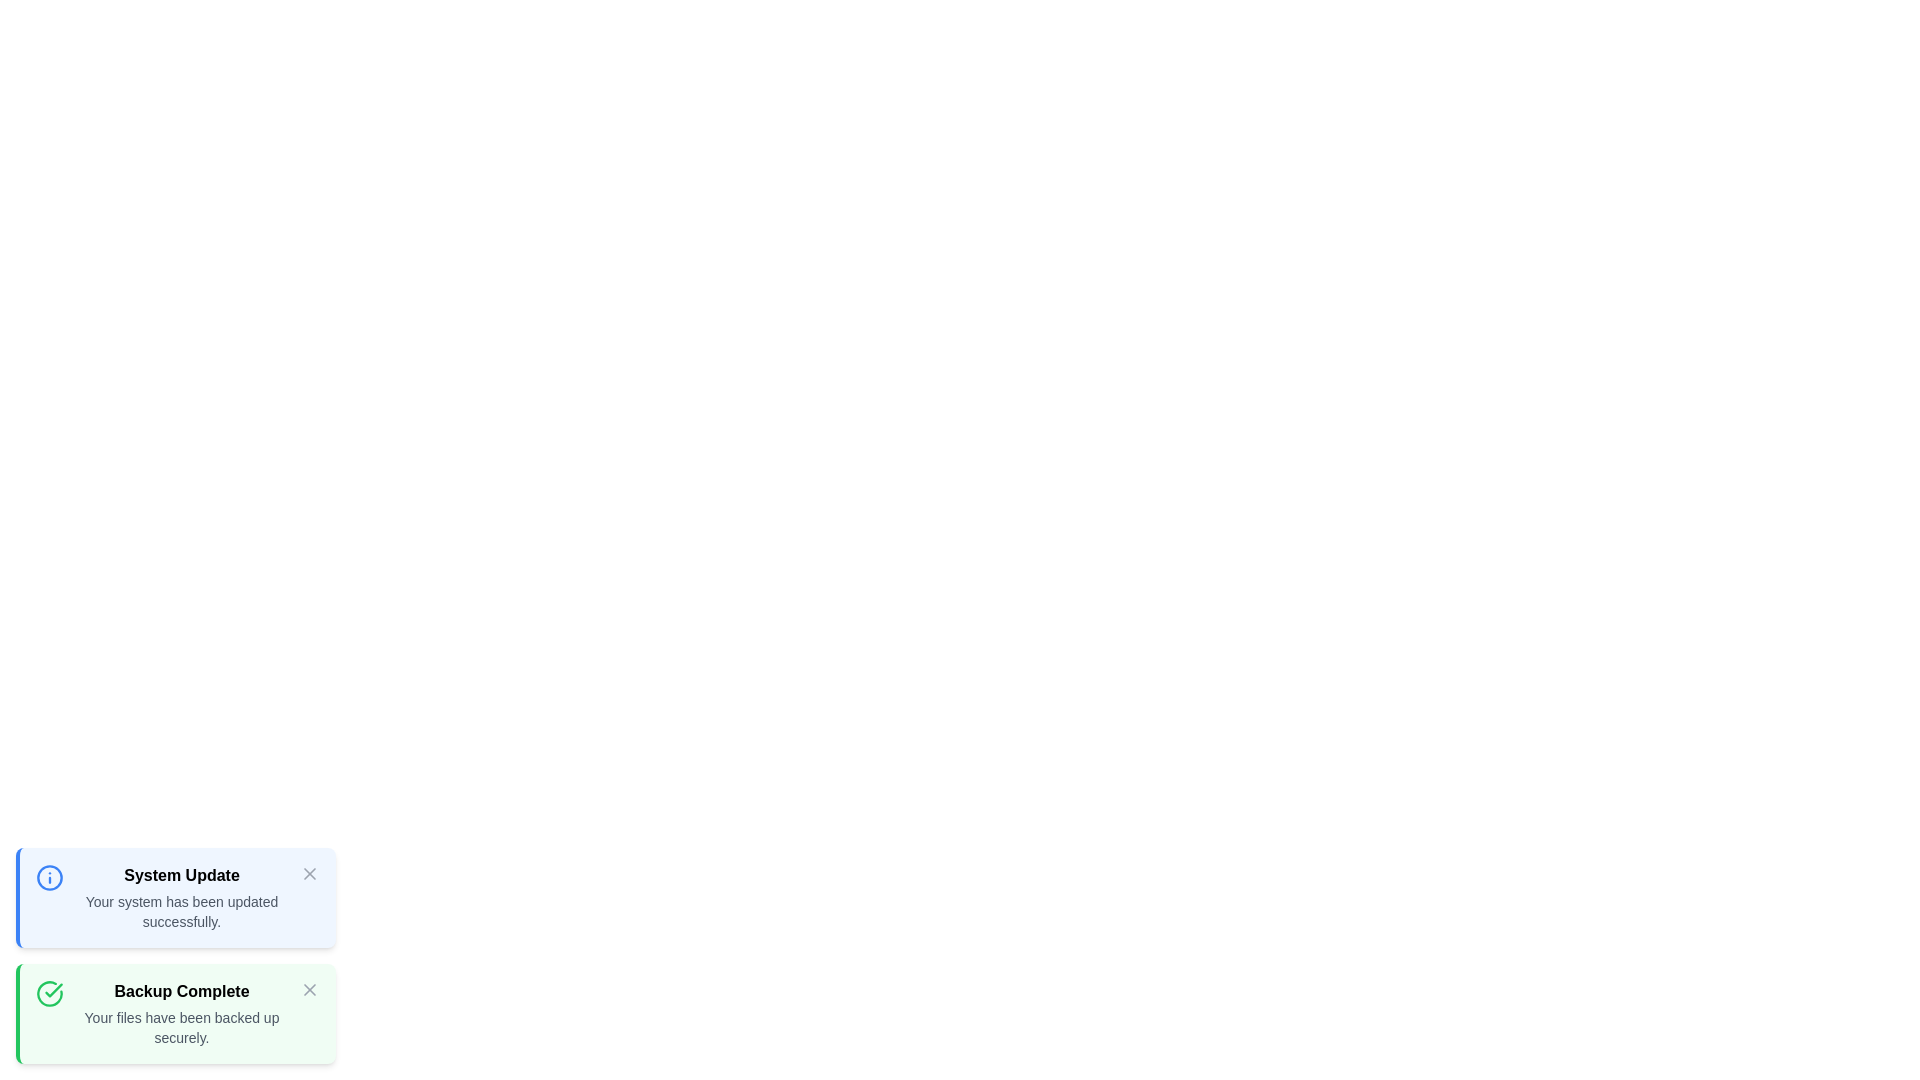  Describe the element at coordinates (309, 990) in the screenshot. I see `the close button of the notification with title 'Backup Complete'` at that location.